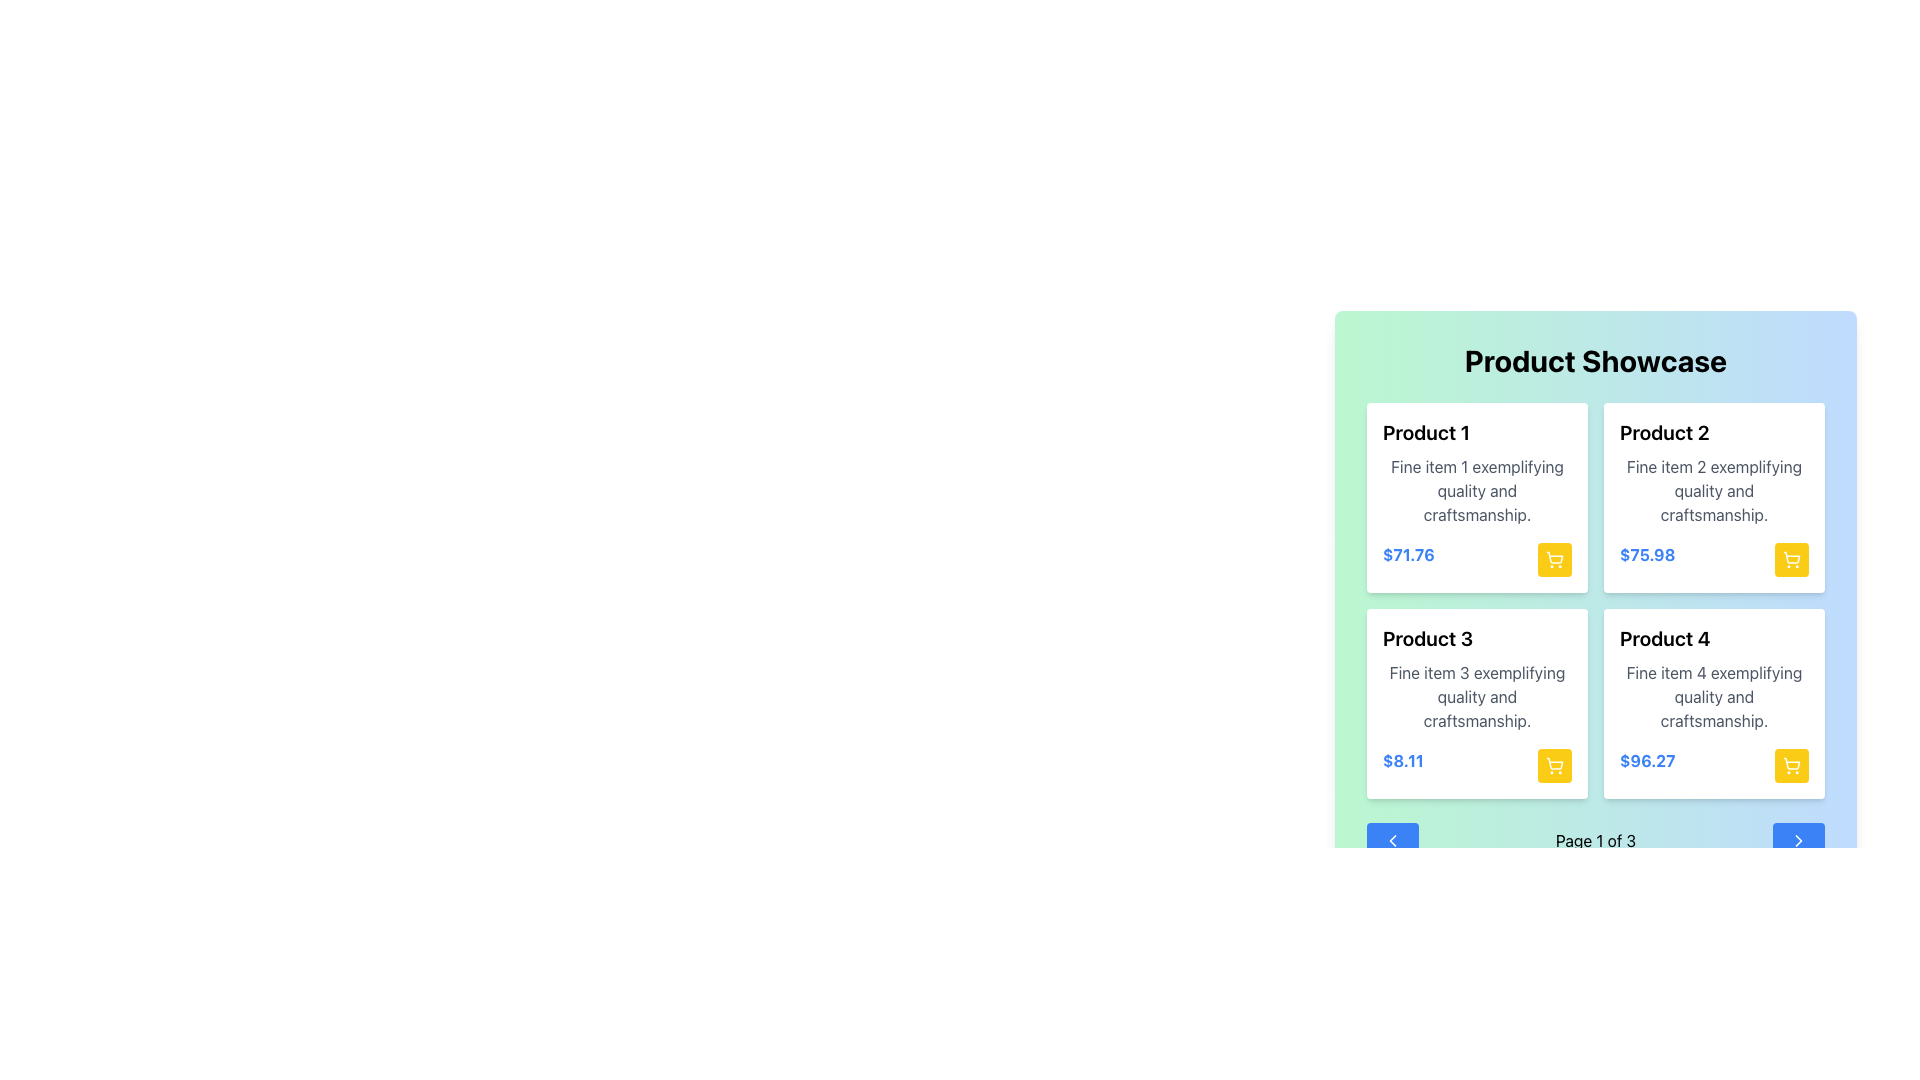 Image resolution: width=1920 pixels, height=1080 pixels. I want to click on the add to cart icon located at the bottom right corner of the second product's card in the second row, so click(1792, 557).